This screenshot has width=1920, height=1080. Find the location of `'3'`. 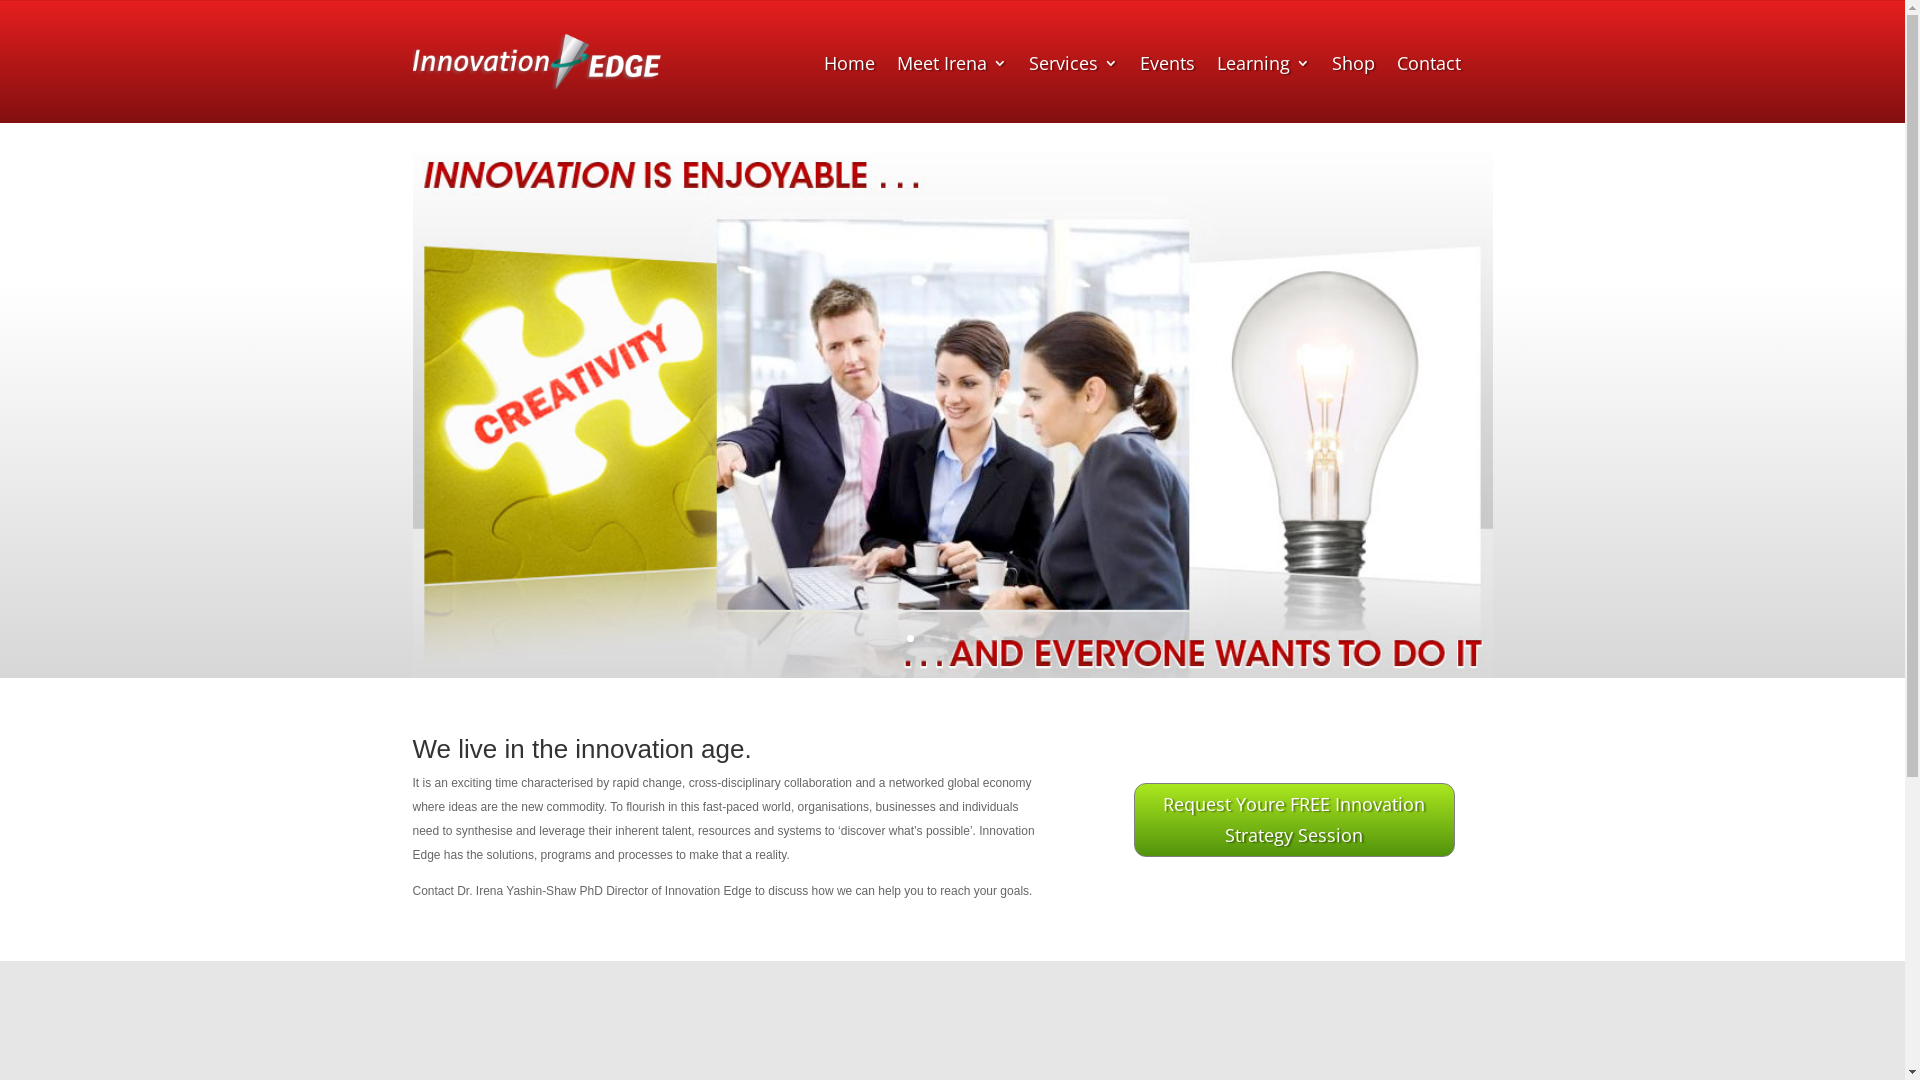

'3' is located at coordinates (942, 638).